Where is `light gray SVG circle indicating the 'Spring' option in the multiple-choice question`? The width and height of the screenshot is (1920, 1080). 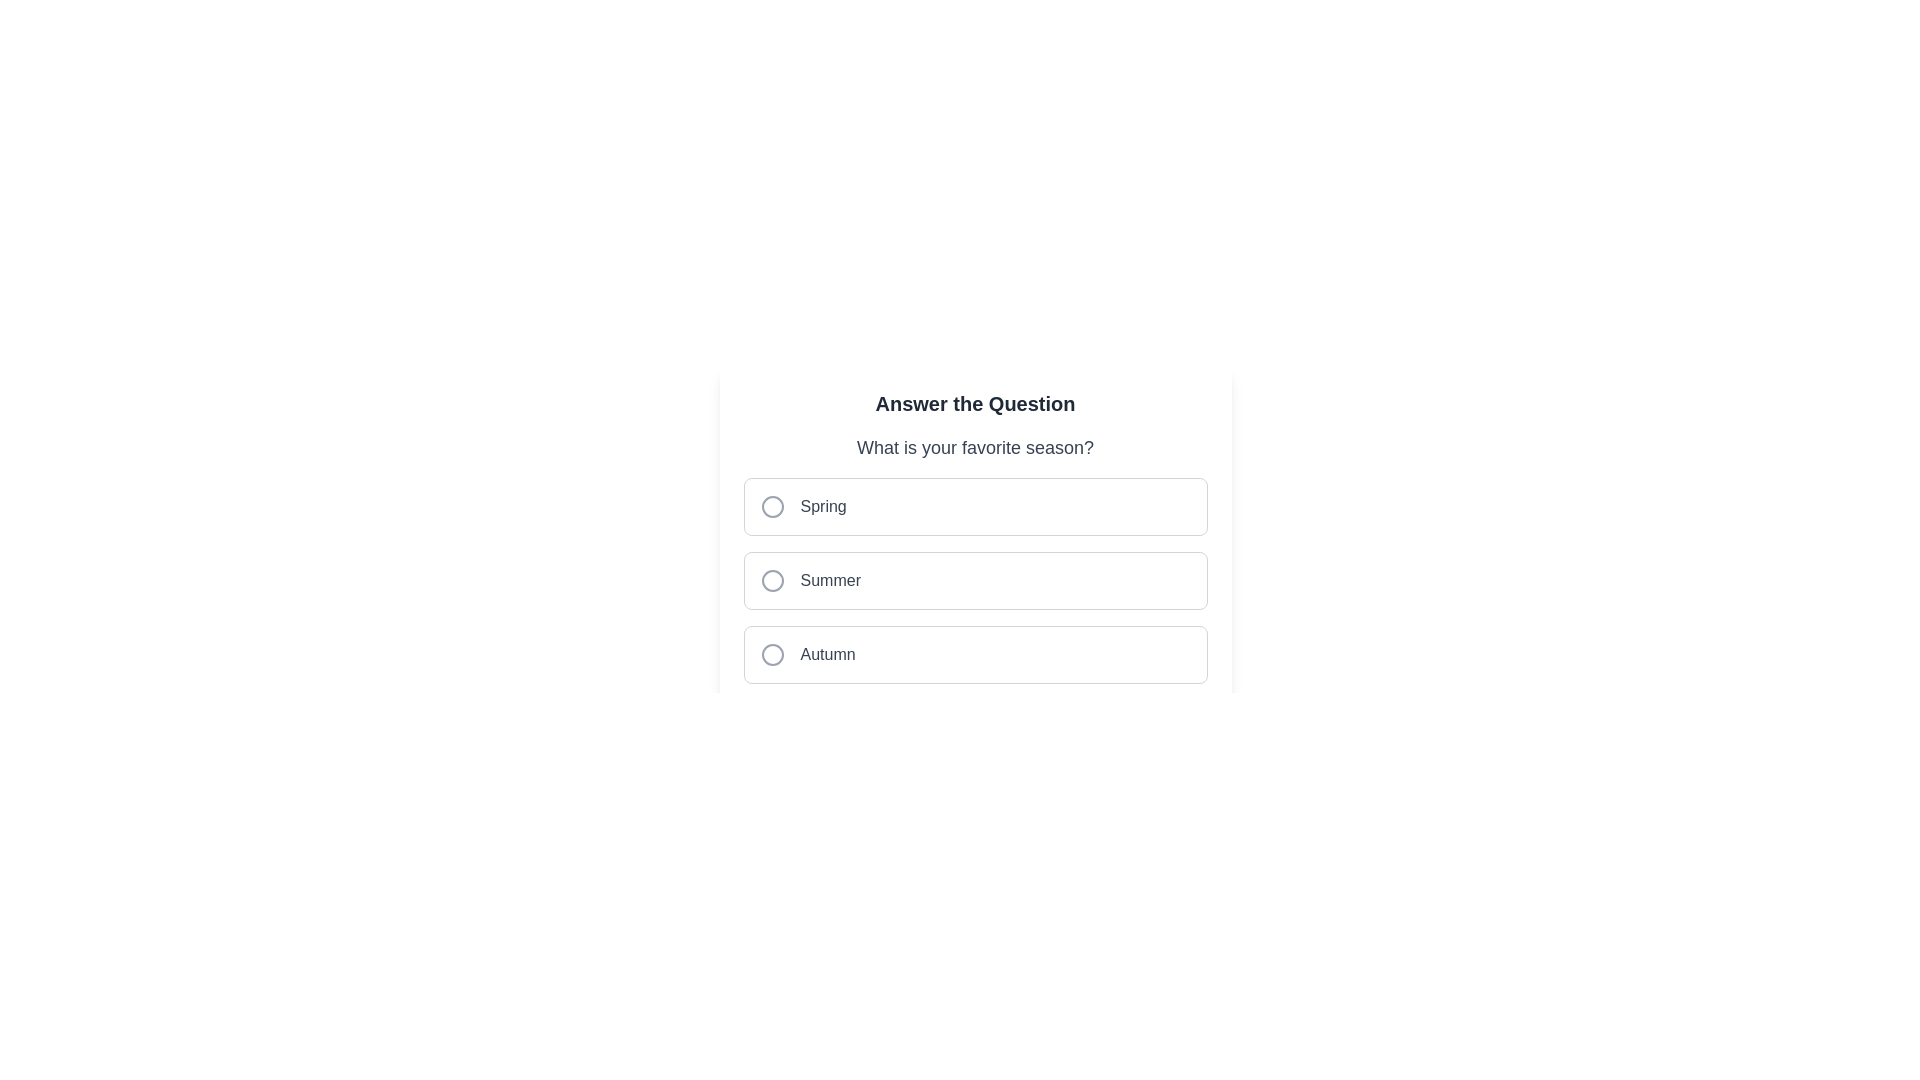 light gray SVG circle indicating the 'Spring' option in the multiple-choice question is located at coordinates (771, 505).